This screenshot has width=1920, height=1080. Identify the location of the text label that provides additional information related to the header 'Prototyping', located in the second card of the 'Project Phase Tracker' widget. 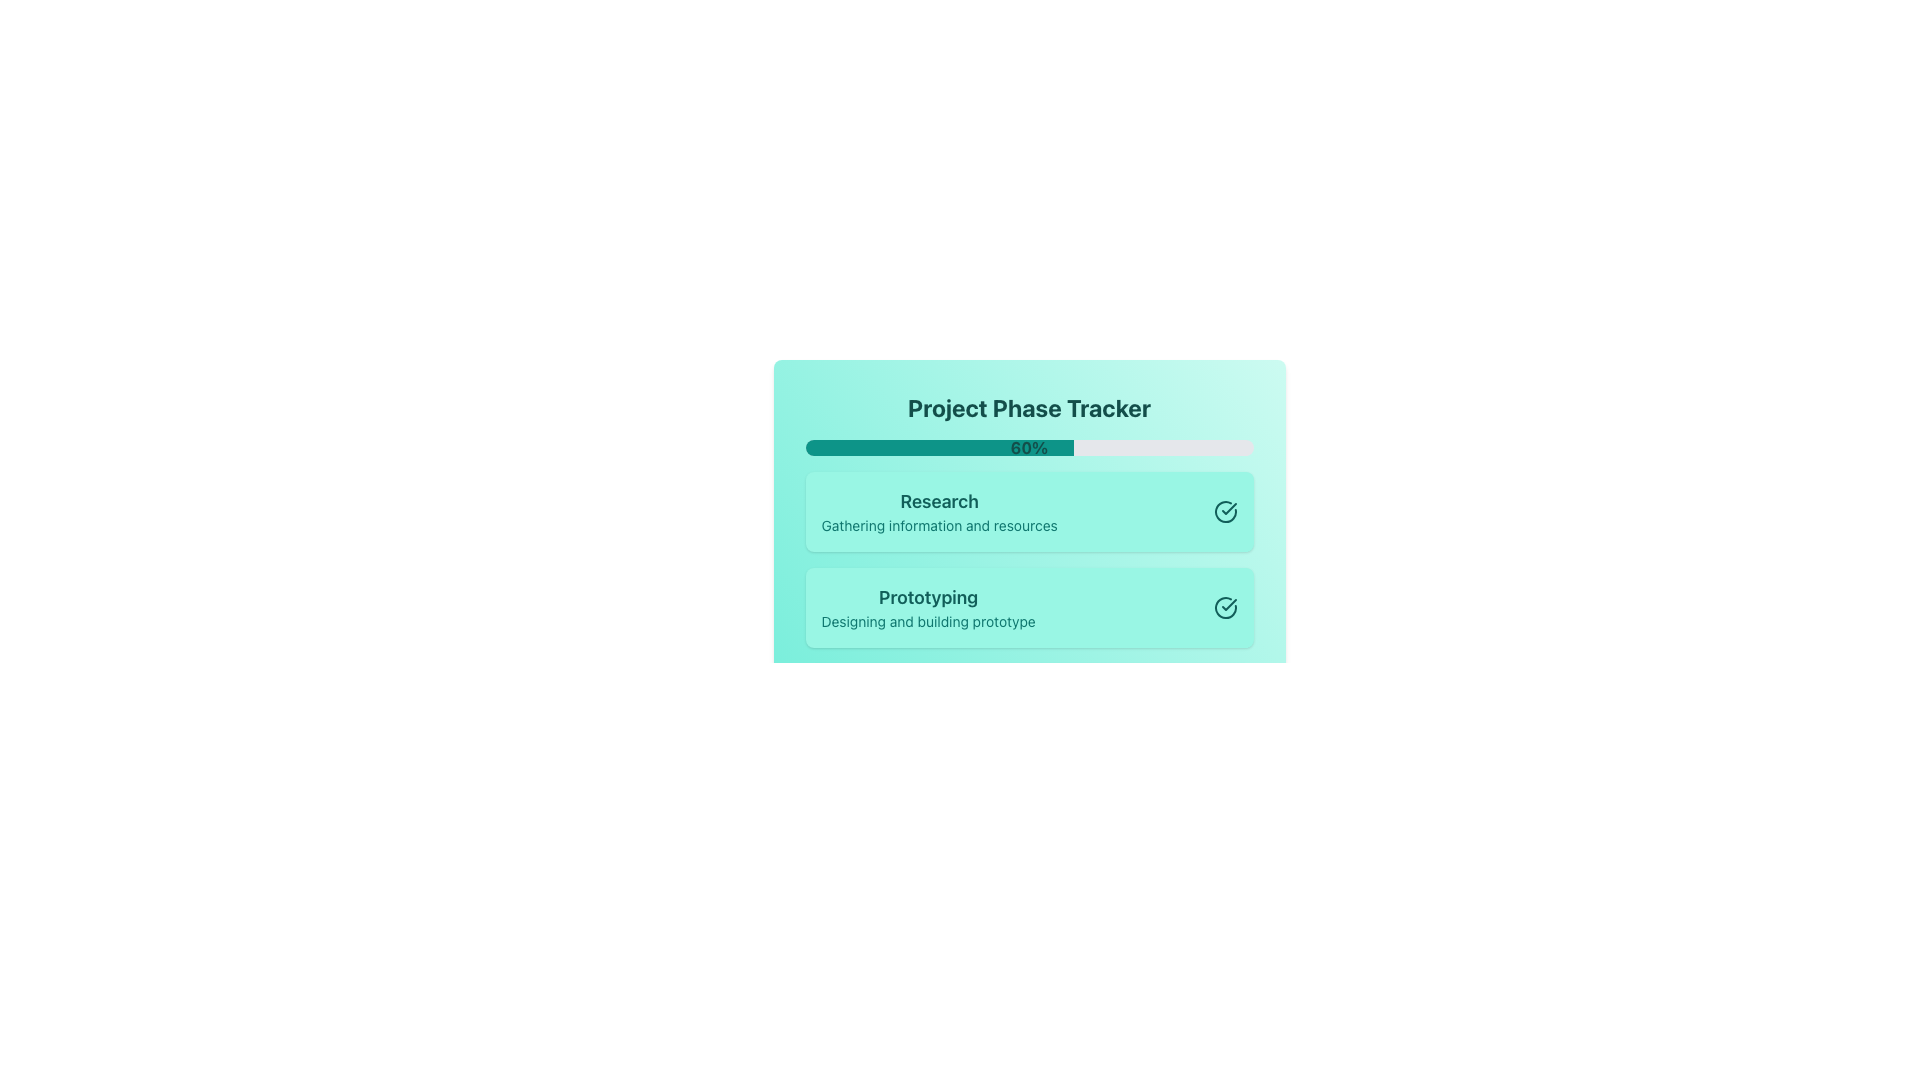
(927, 620).